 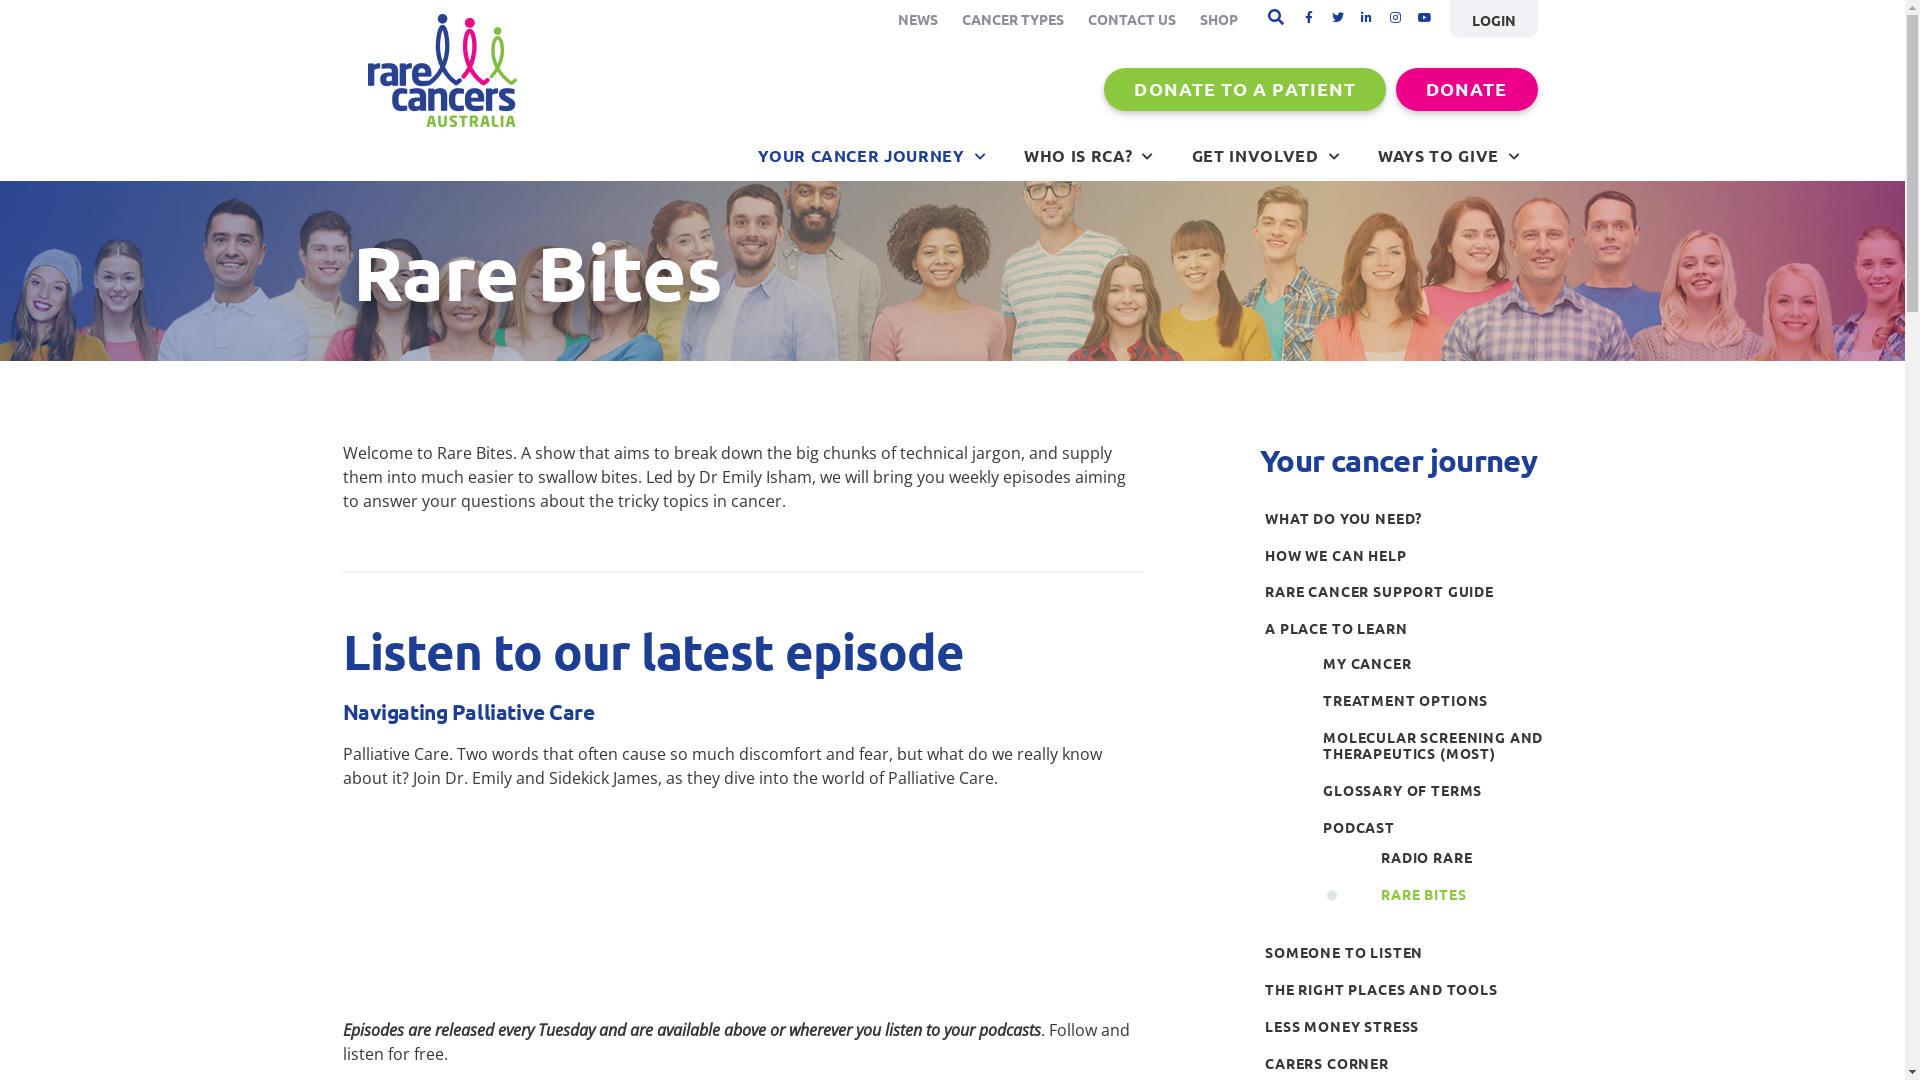 What do you see at coordinates (1375, 856) in the screenshot?
I see `'RADIO RARE'` at bounding box center [1375, 856].